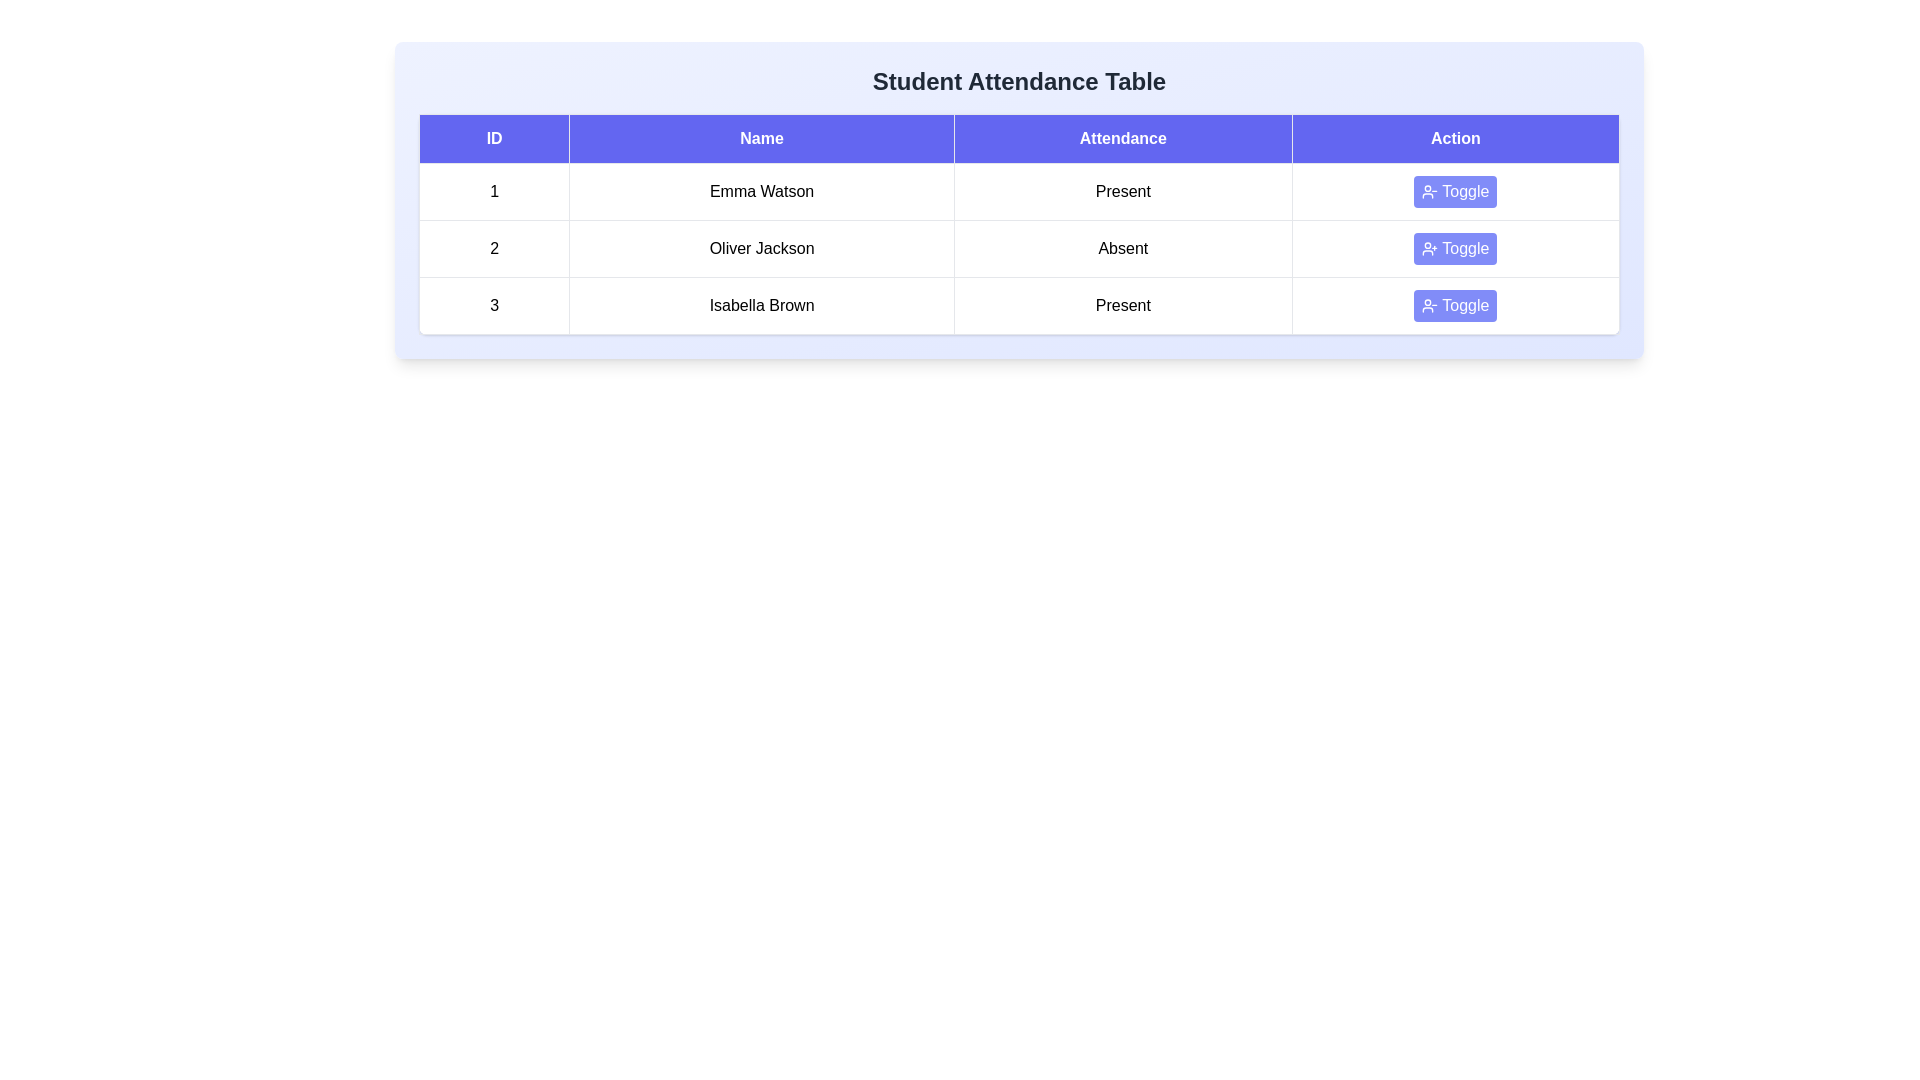  Describe the element at coordinates (761, 305) in the screenshot. I see `the label representing the student 'Isabella Brown' in the 'Student Attendance Table' under the 'Name' column` at that location.